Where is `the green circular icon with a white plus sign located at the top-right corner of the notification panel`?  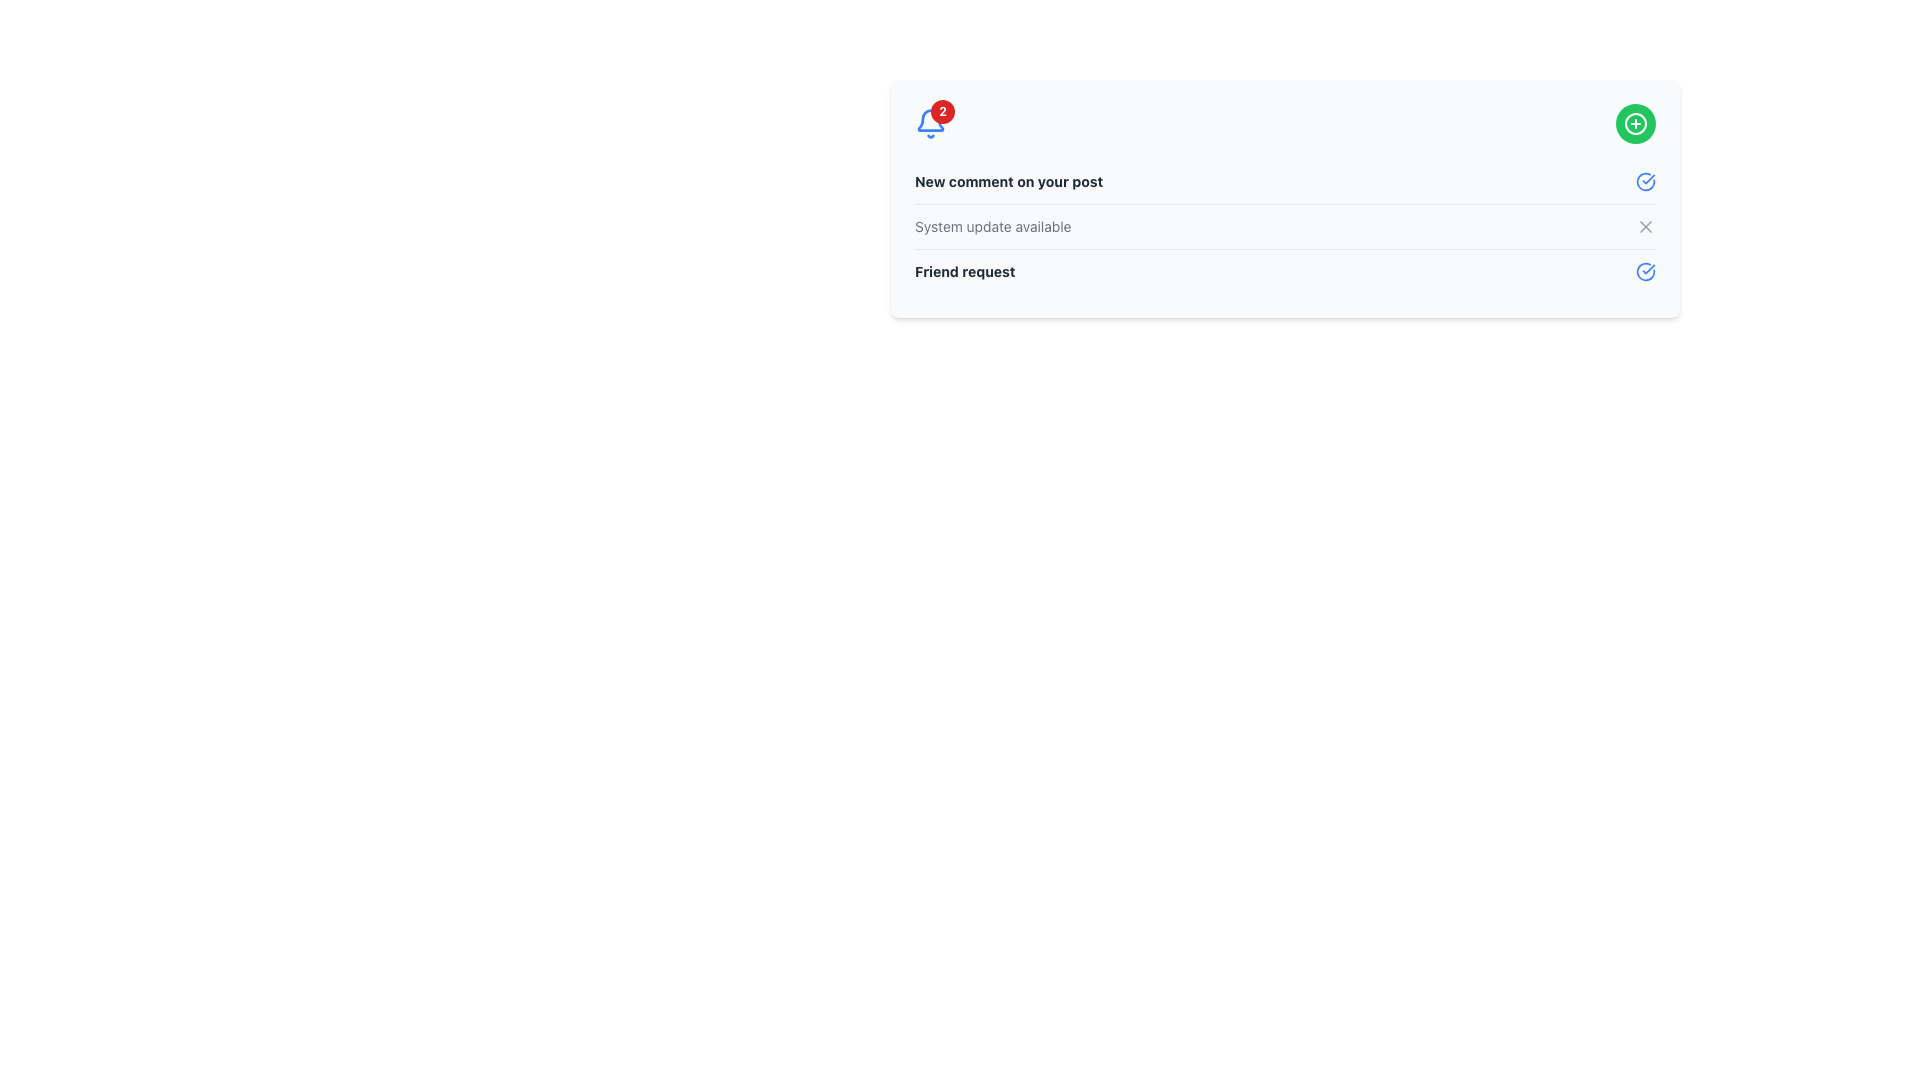
the green circular icon with a white plus sign located at the top-right corner of the notification panel is located at coordinates (1636, 123).